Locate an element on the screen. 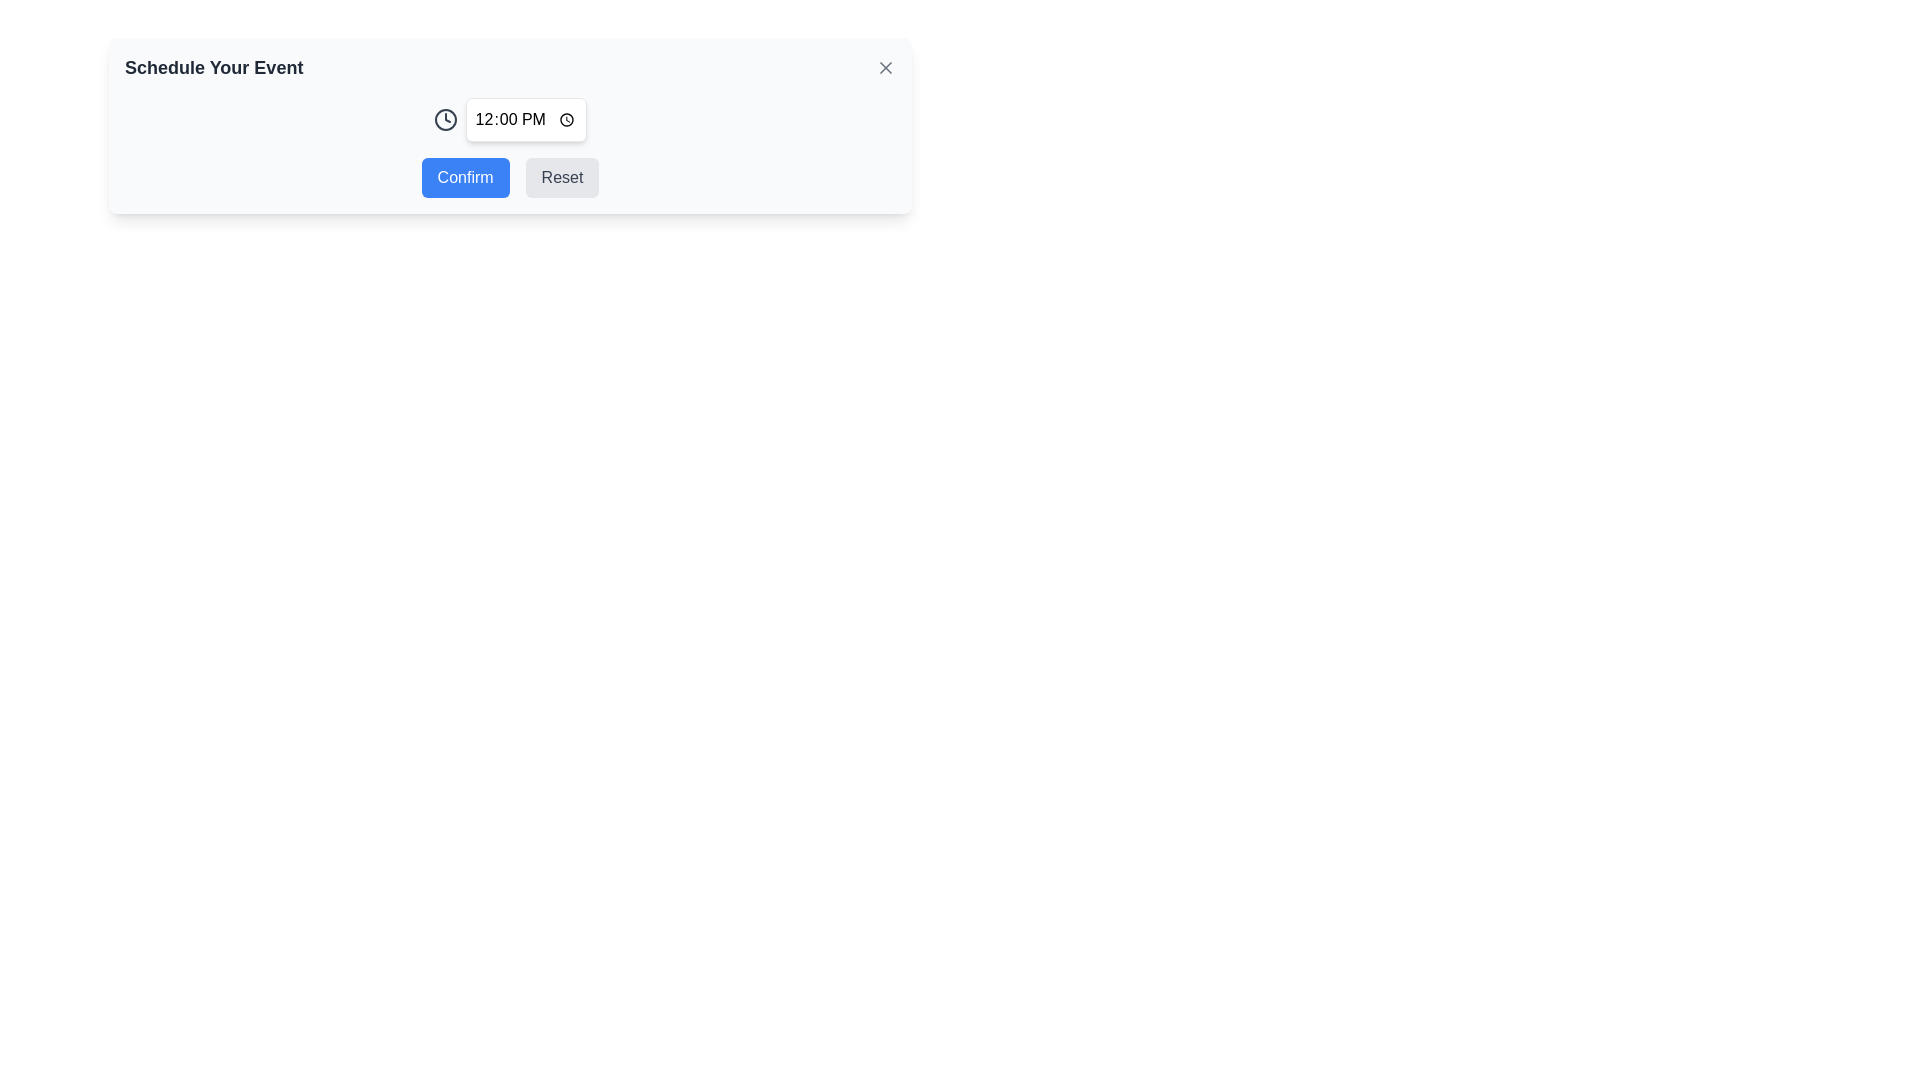 The width and height of the screenshot is (1920, 1080). the small cross or close icon located in the top-right corner of the card layout titled 'Schedule Your Event' is located at coordinates (885, 67).